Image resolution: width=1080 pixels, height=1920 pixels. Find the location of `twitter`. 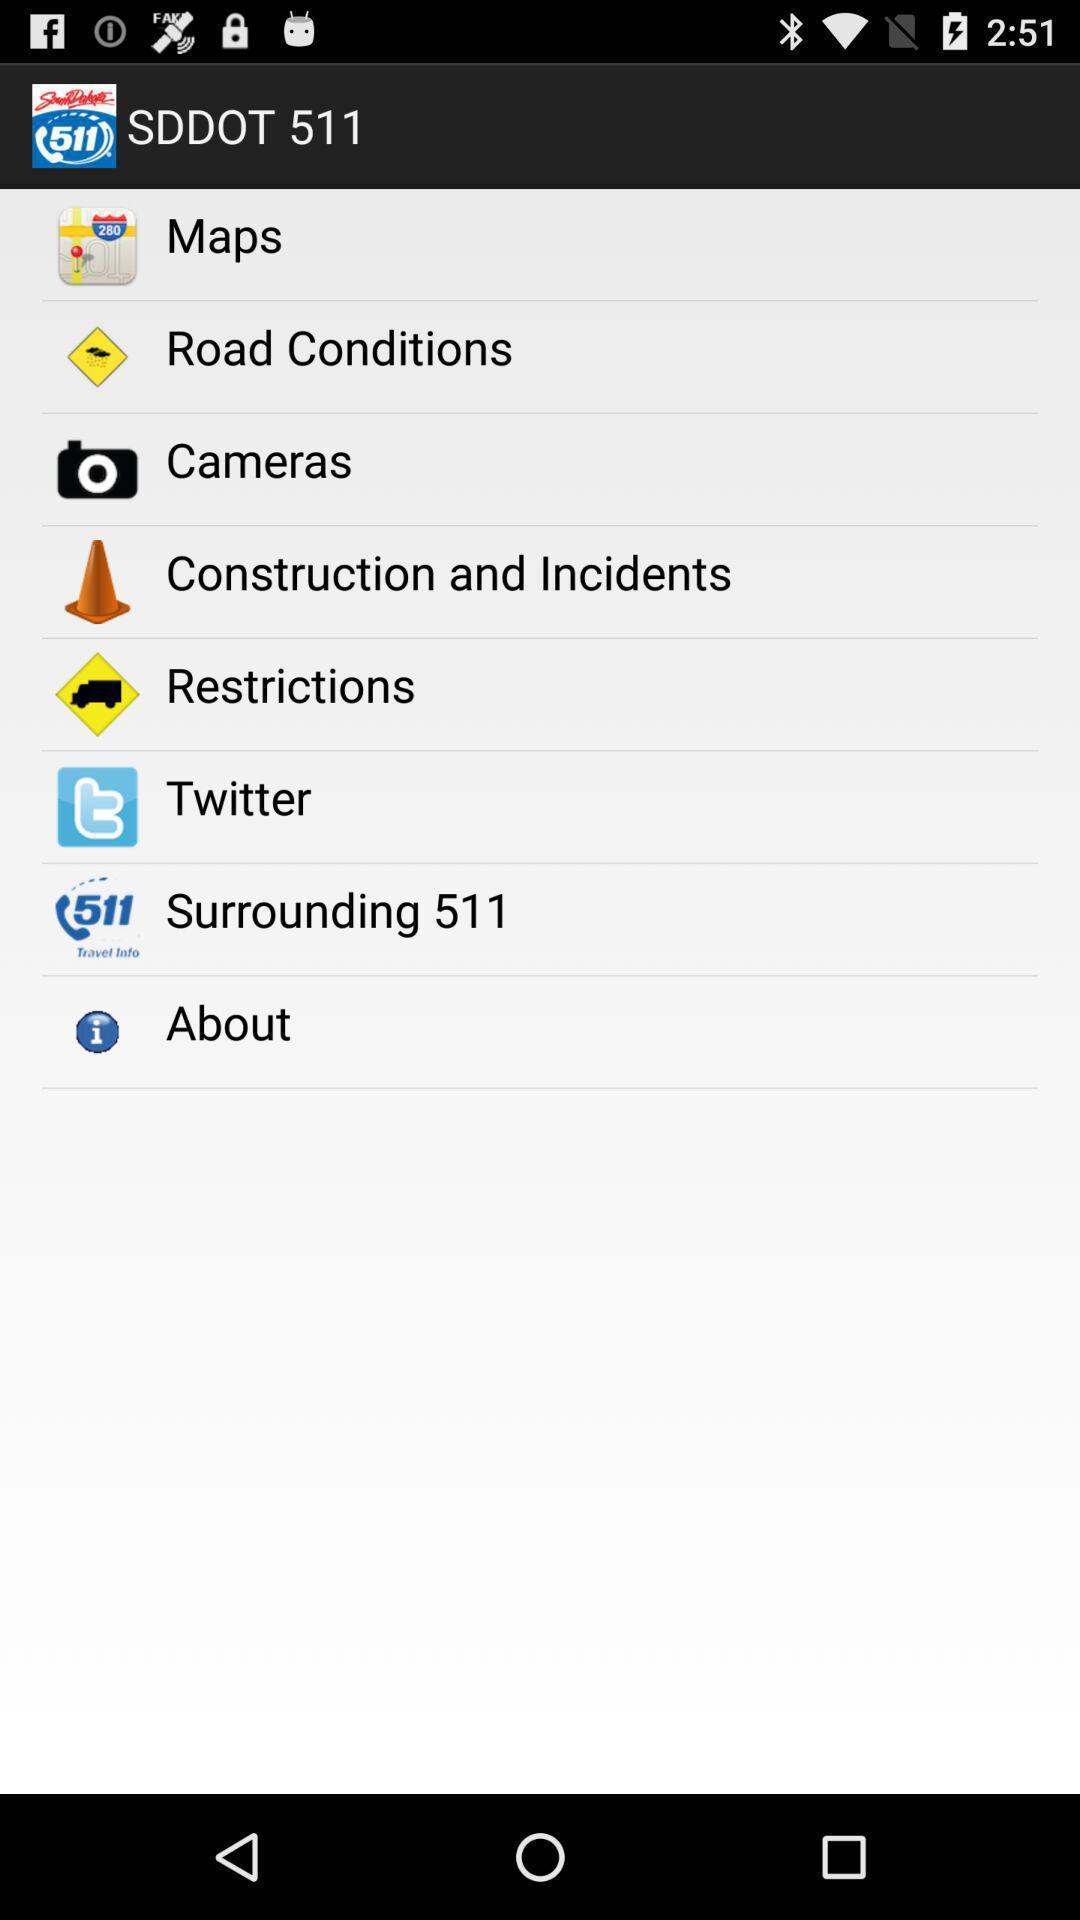

twitter is located at coordinates (237, 795).